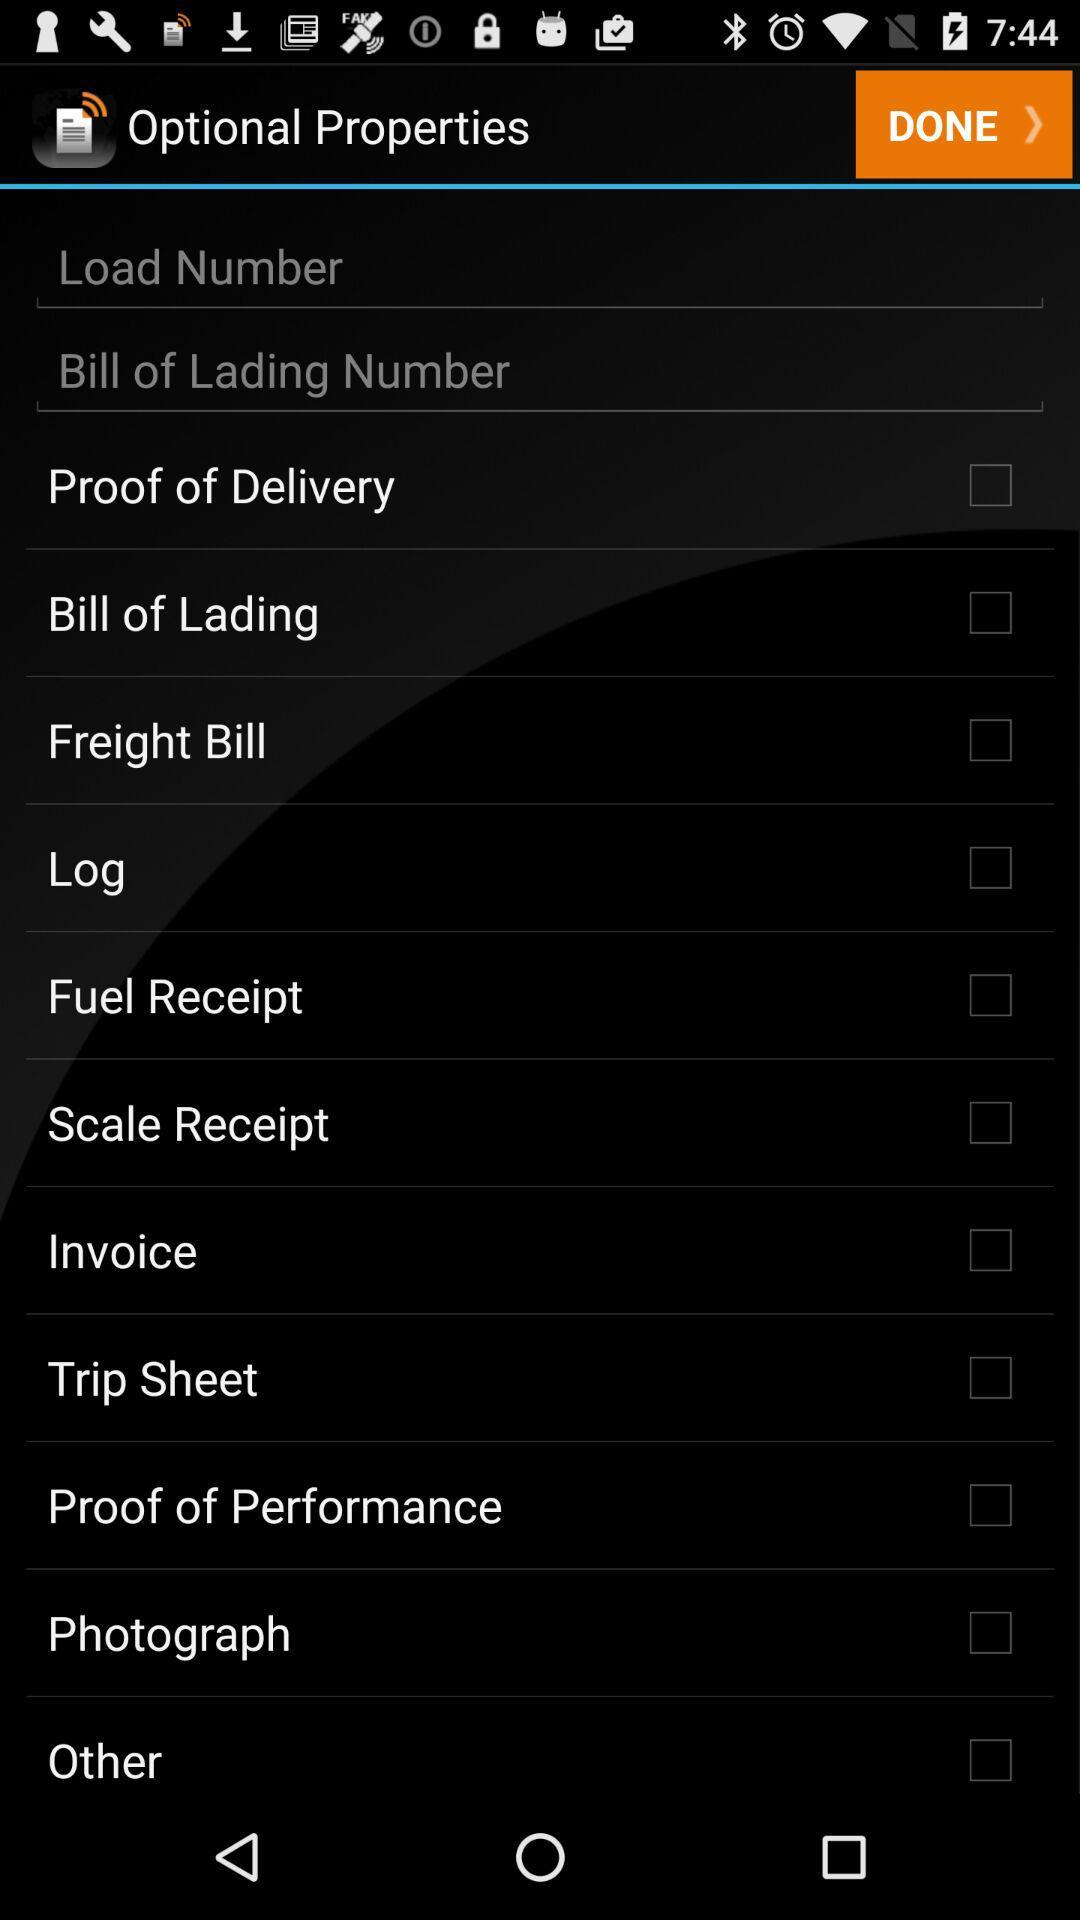  Describe the element at coordinates (540, 1249) in the screenshot. I see `invoice icon` at that location.